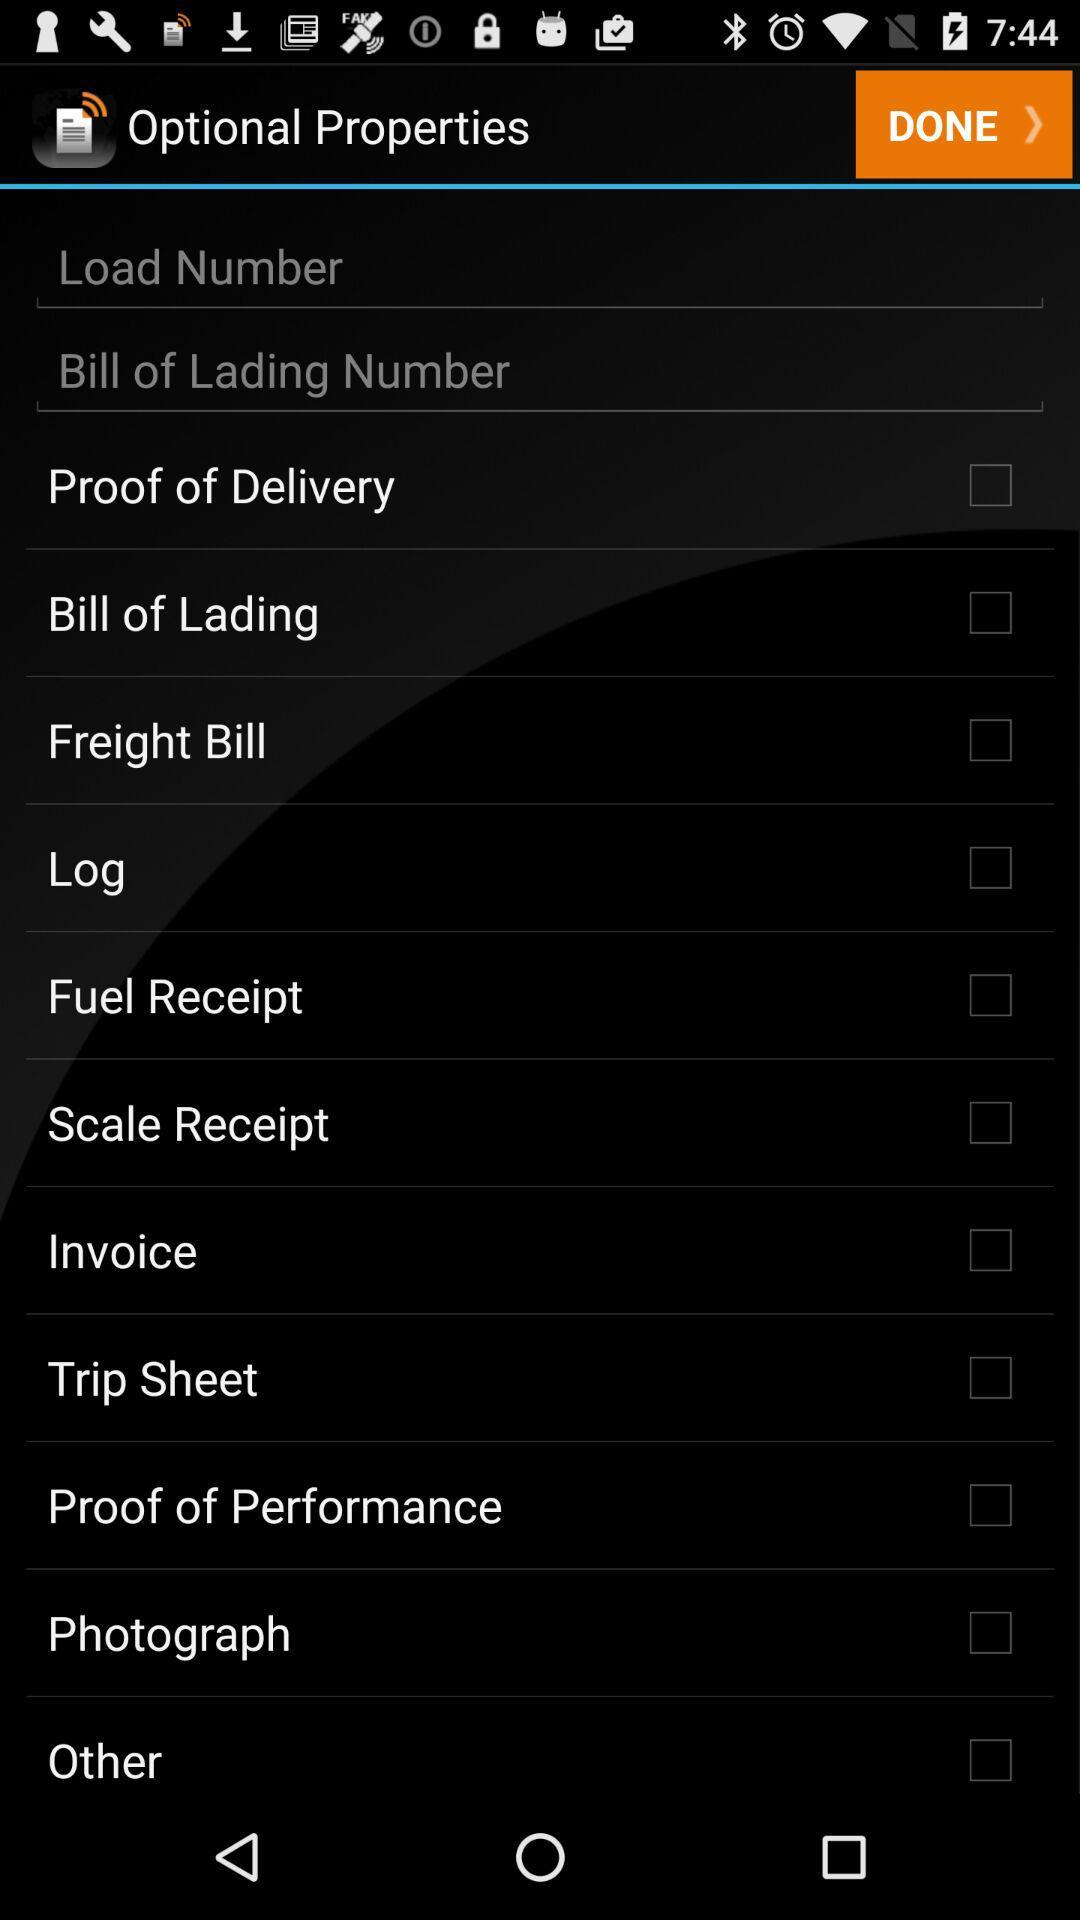  Describe the element at coordinates (540, 1249) in the screenshot. I see `invoice icon` at that location.